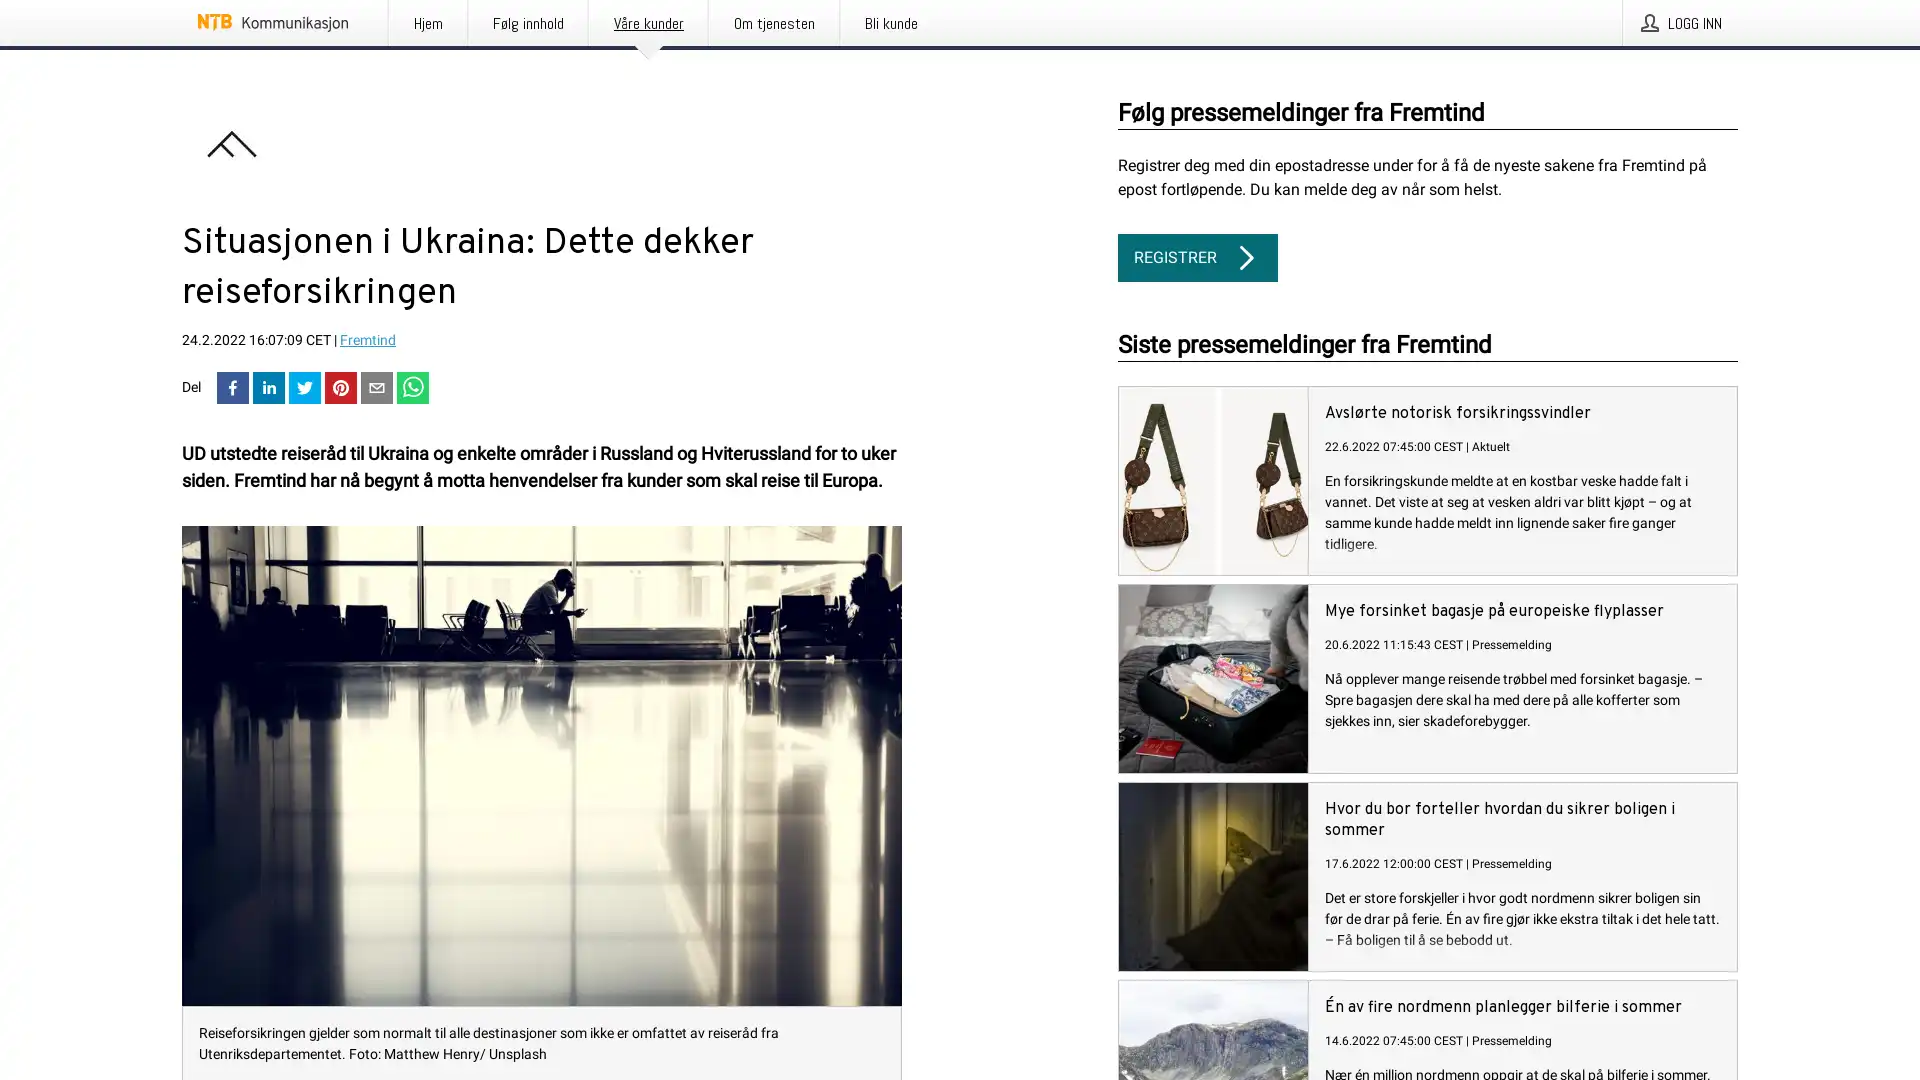  Describe the element at coordinates (1198, 257) in the screenshot. I see `REGISTRER` at that location.